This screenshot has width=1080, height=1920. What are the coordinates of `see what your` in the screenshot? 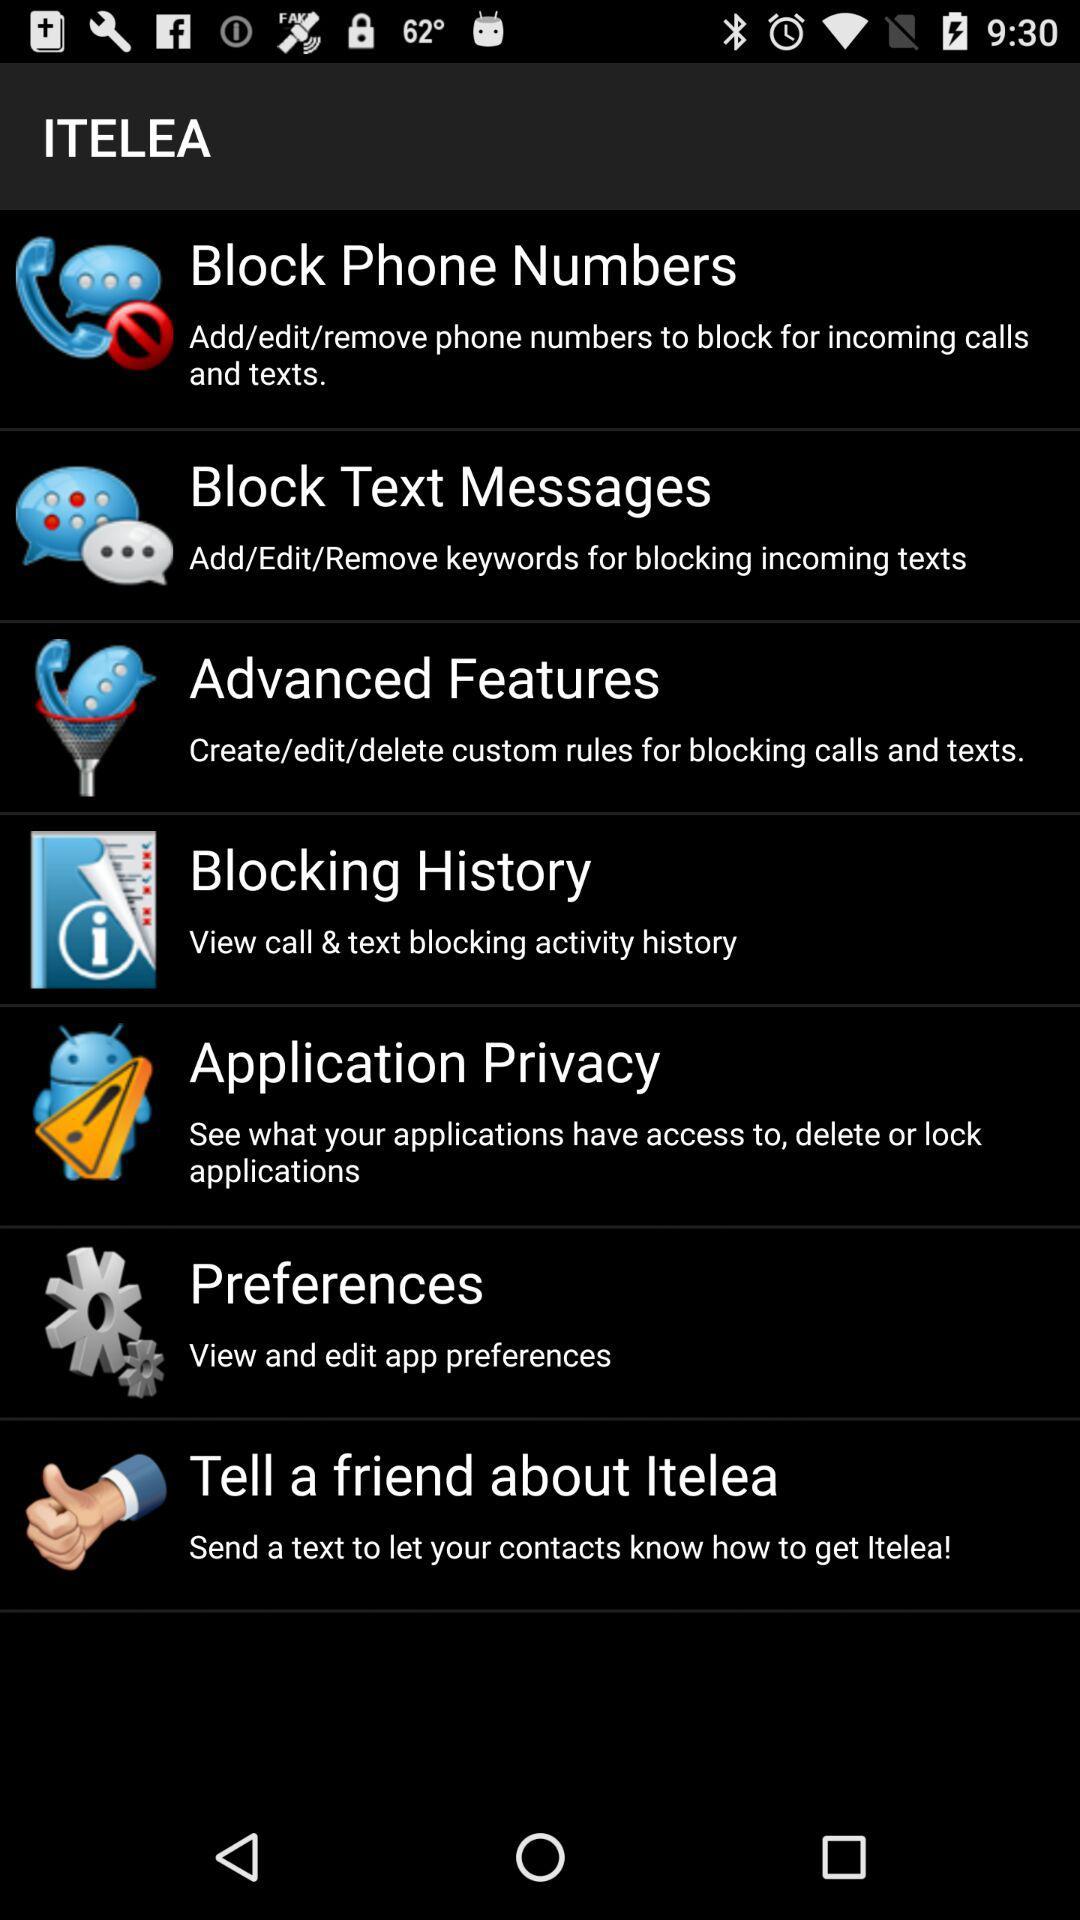 It's located at (625, 1151).